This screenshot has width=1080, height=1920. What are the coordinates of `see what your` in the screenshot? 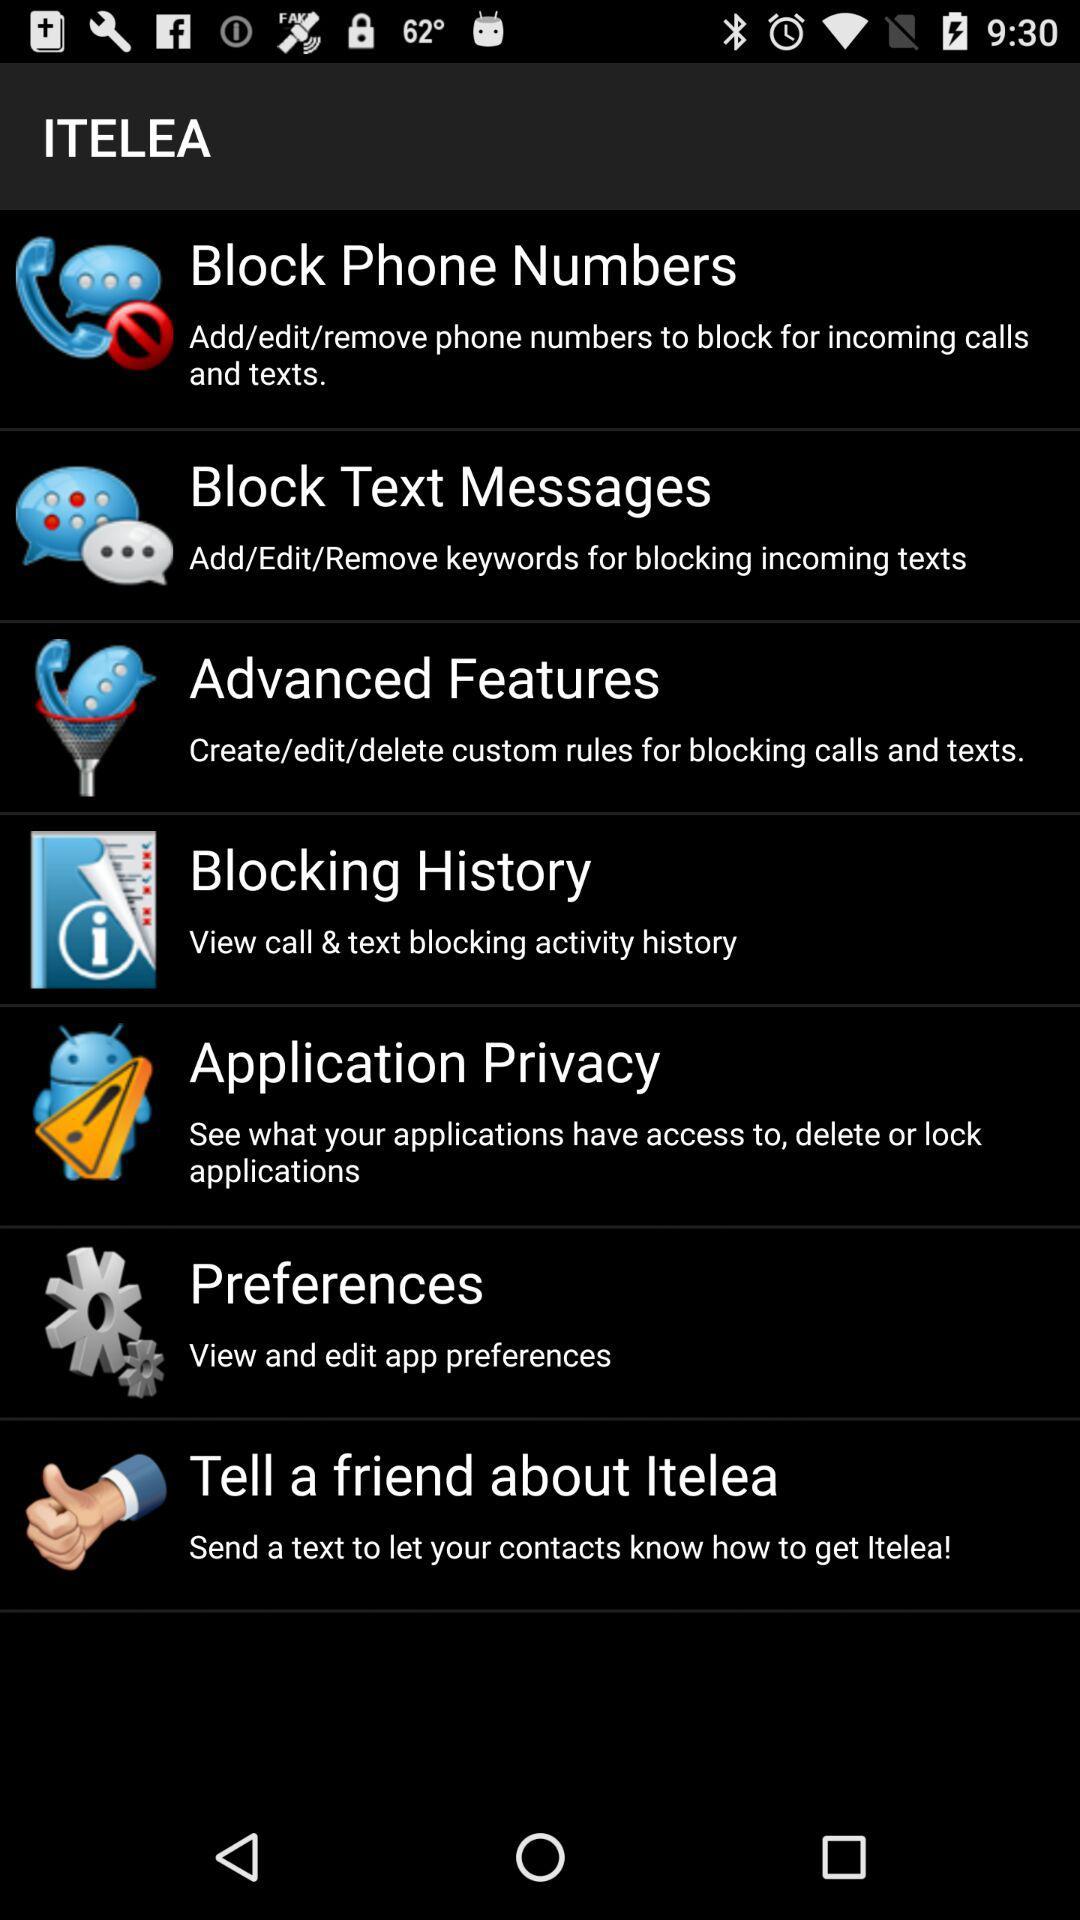 It's located at (625, 1151).